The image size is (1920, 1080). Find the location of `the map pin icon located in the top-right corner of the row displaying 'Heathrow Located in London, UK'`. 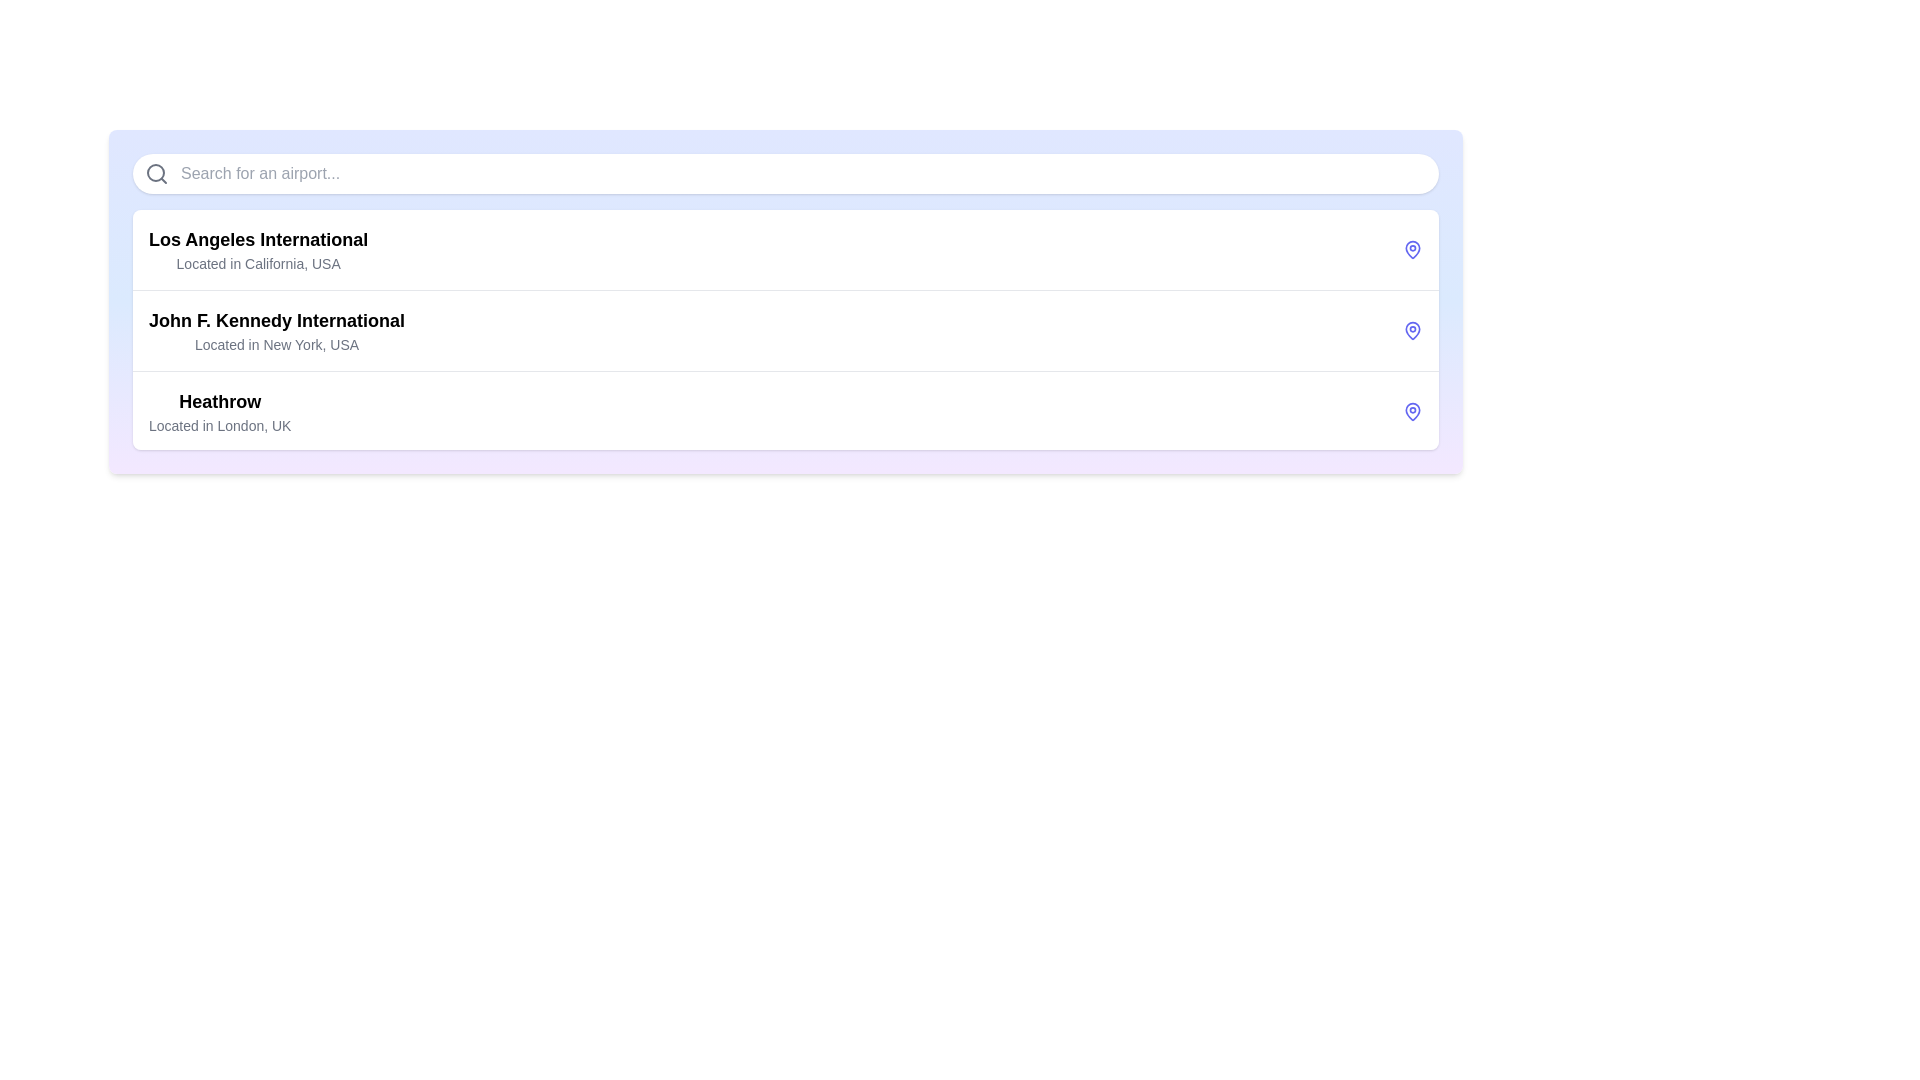

the map pin icon located in the top-right corner of the row displaying 'Heathrow Located in London, UK' is located at coordinates (1411, 411).